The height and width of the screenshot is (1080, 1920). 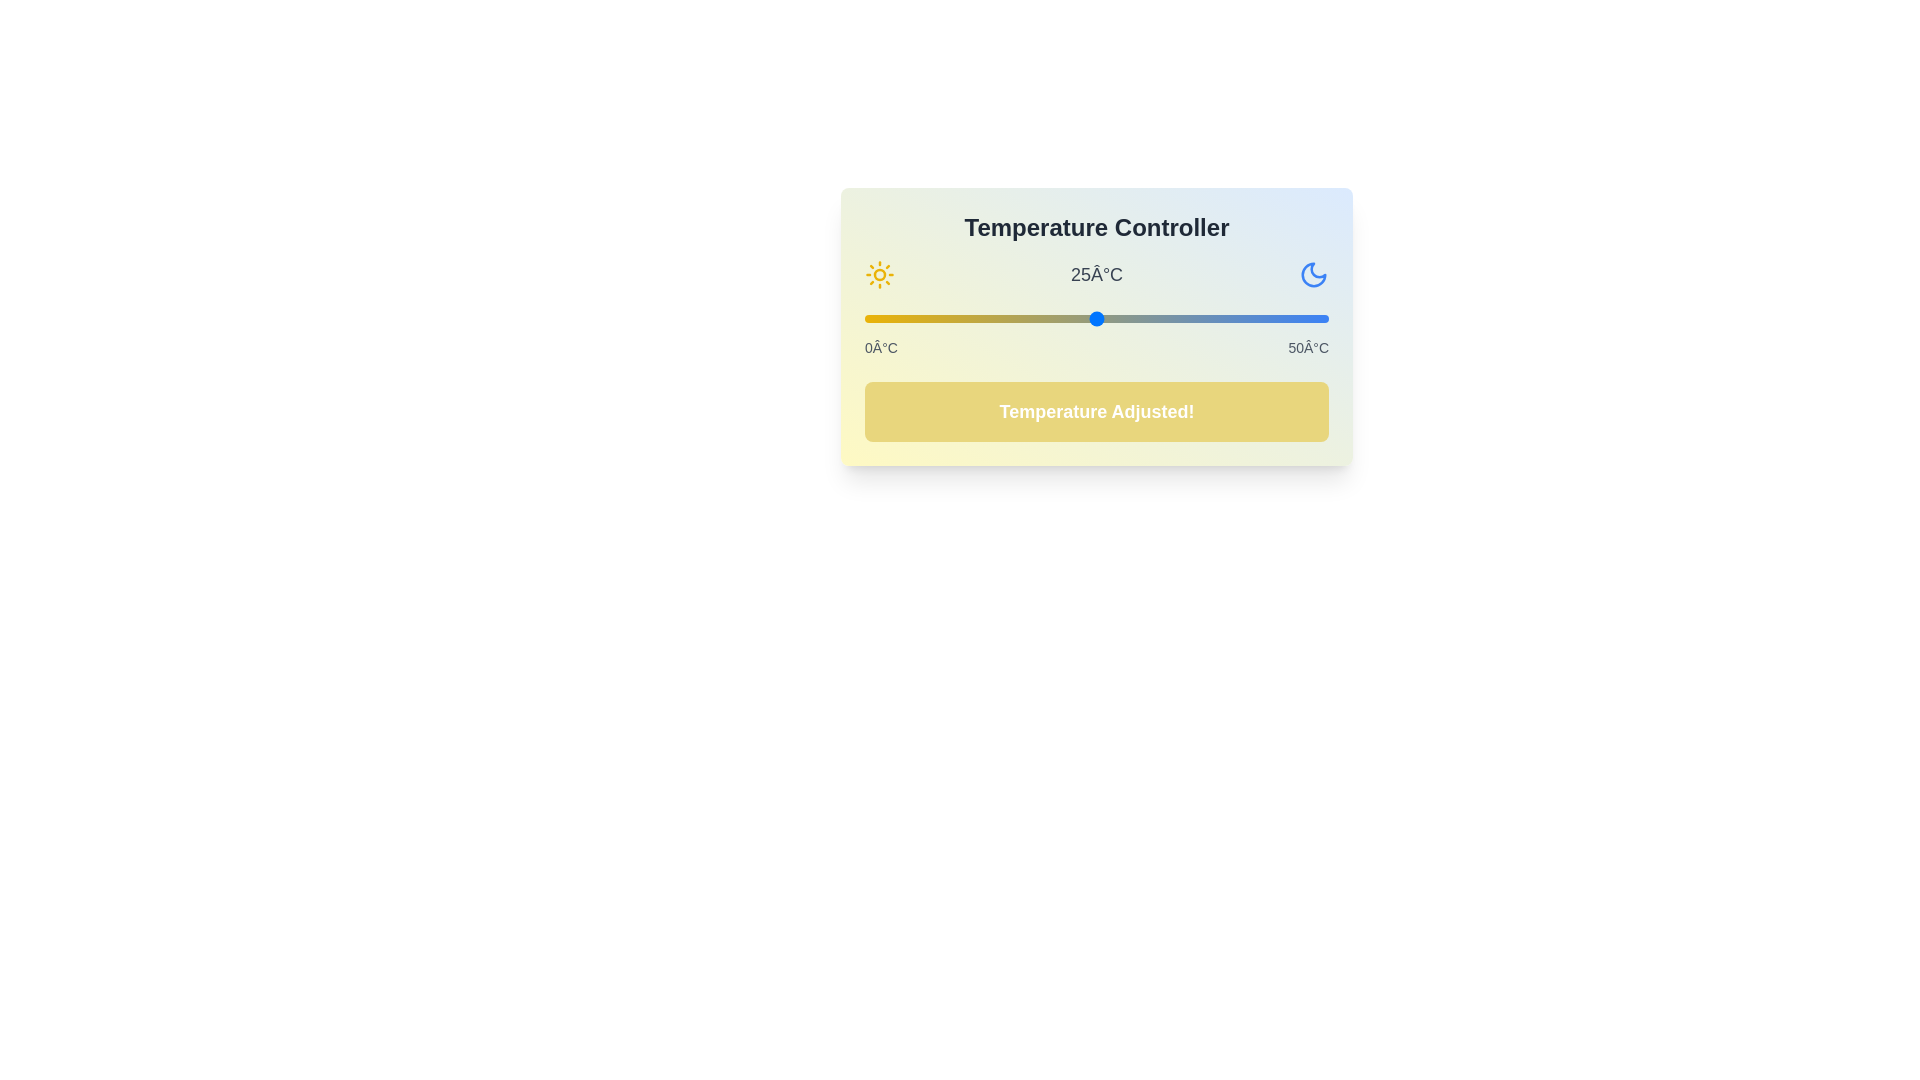 I want to click on the sun icon to explore its functionality, so click(x=879, y=274).